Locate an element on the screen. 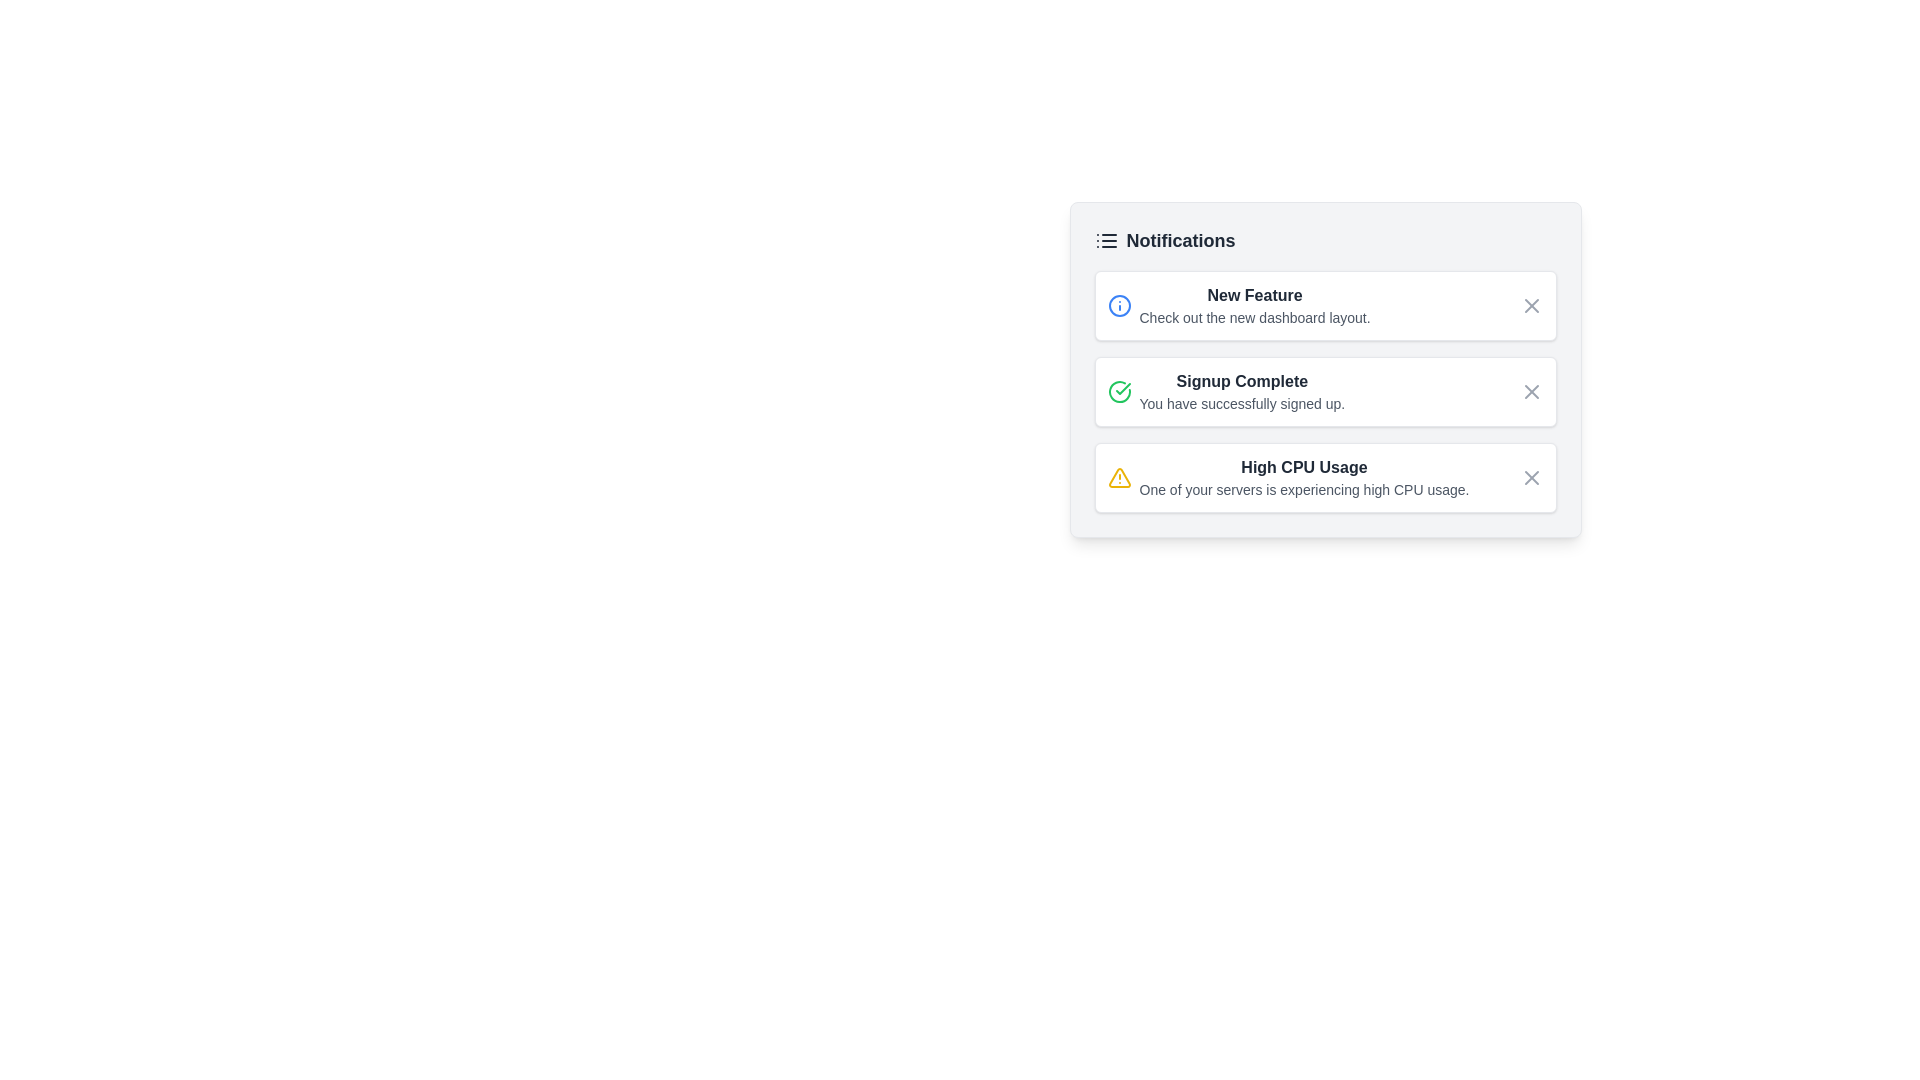 The image size is (1920, 1080). the Notification Block that indicates a new feature with the title 'New Feature' and subtitle 'Check out the new dashboard layout.' for accessibility navigation is located at coordinates (1238, 305).